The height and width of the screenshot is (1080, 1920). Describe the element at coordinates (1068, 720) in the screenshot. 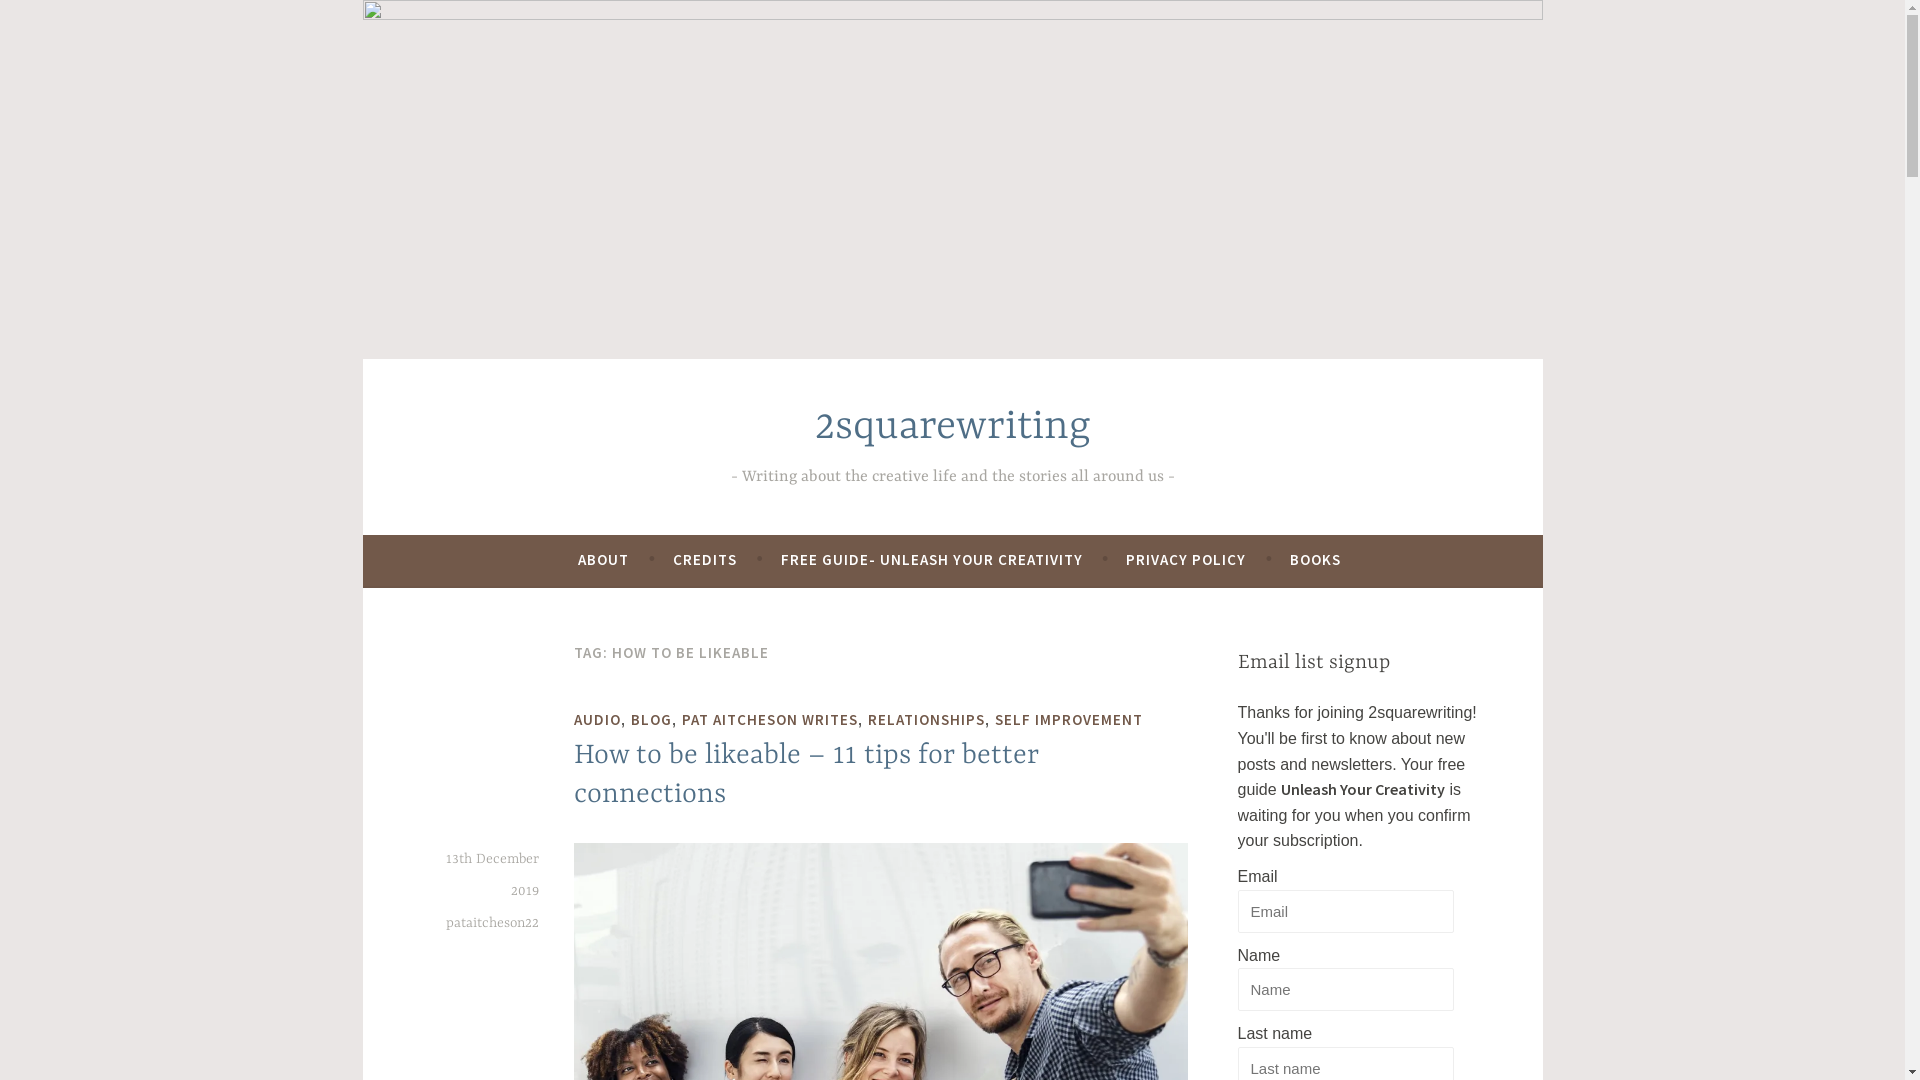

I see `'SELF IMPROVEMENT'` at that location.